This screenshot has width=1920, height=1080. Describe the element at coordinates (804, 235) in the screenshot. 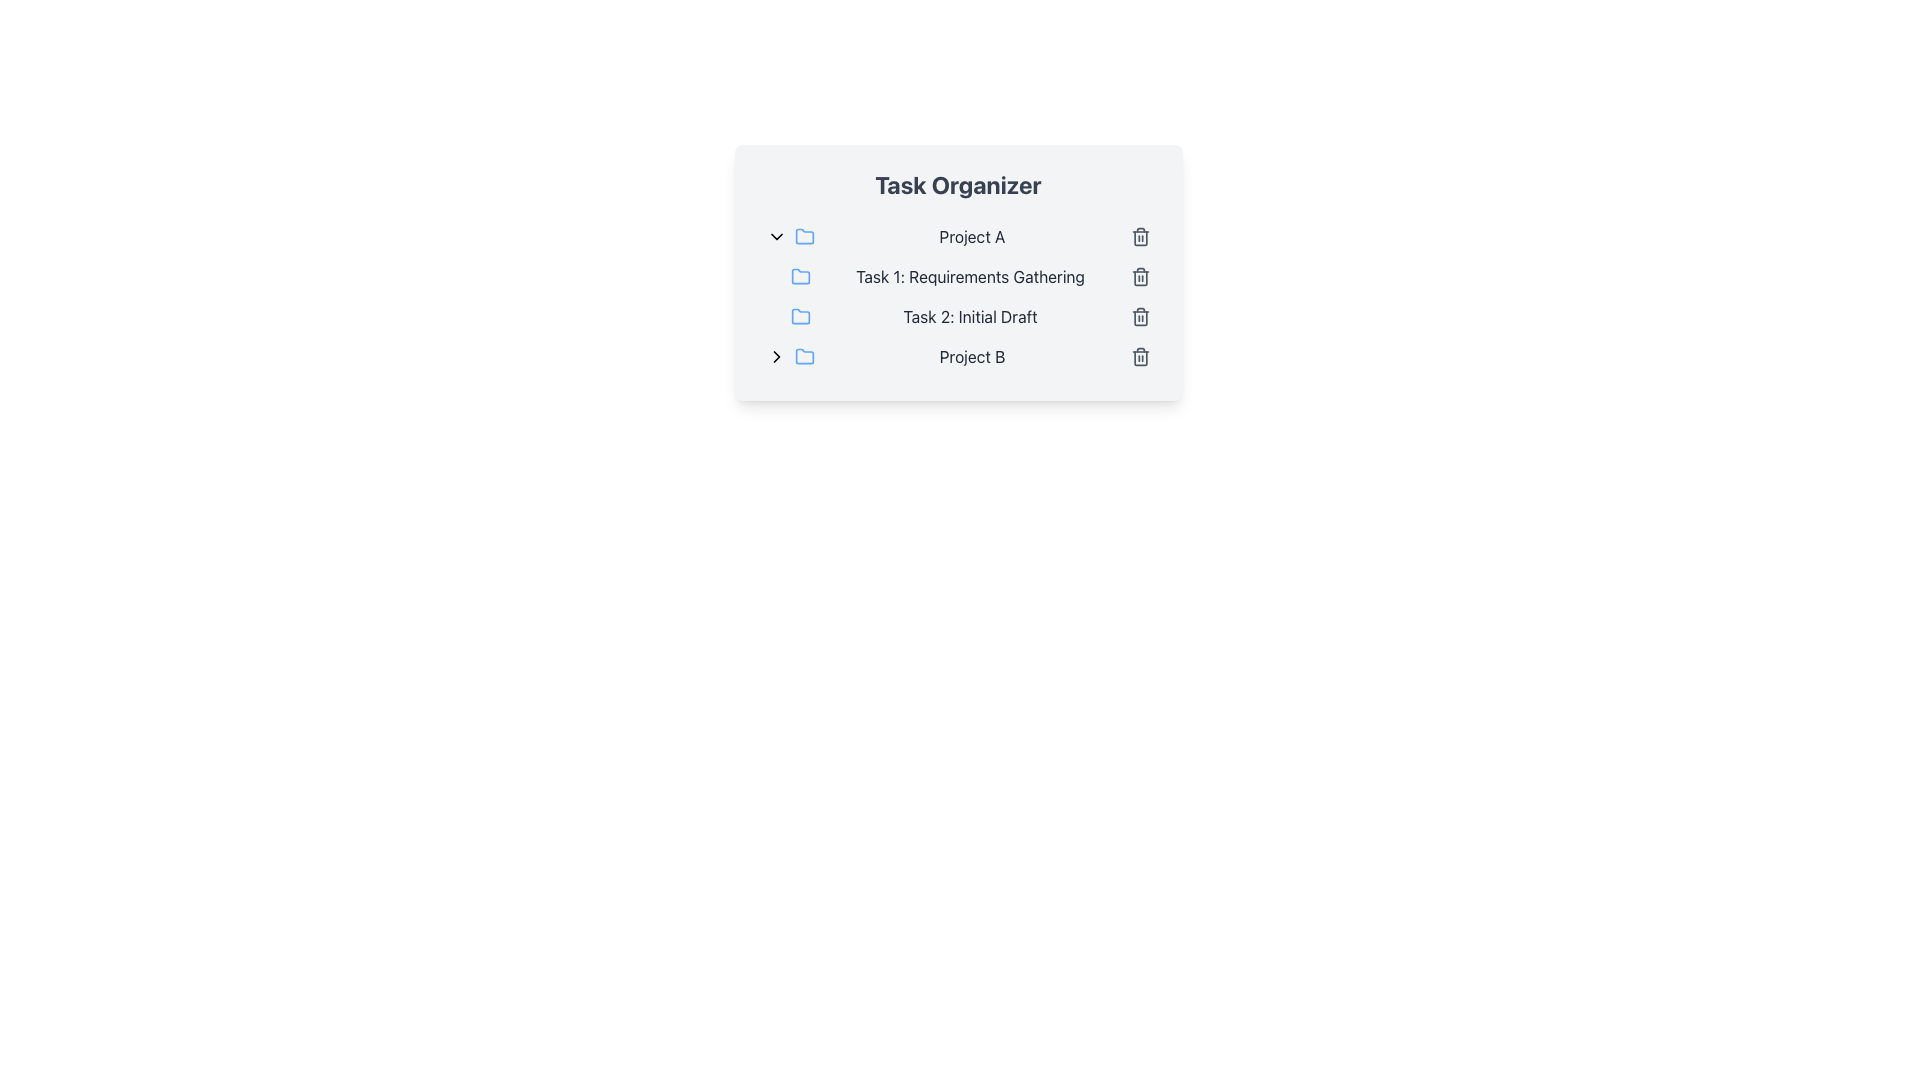

I see `the small folder icon with a blue outline located to the left of the text 'Project A'` at that location.